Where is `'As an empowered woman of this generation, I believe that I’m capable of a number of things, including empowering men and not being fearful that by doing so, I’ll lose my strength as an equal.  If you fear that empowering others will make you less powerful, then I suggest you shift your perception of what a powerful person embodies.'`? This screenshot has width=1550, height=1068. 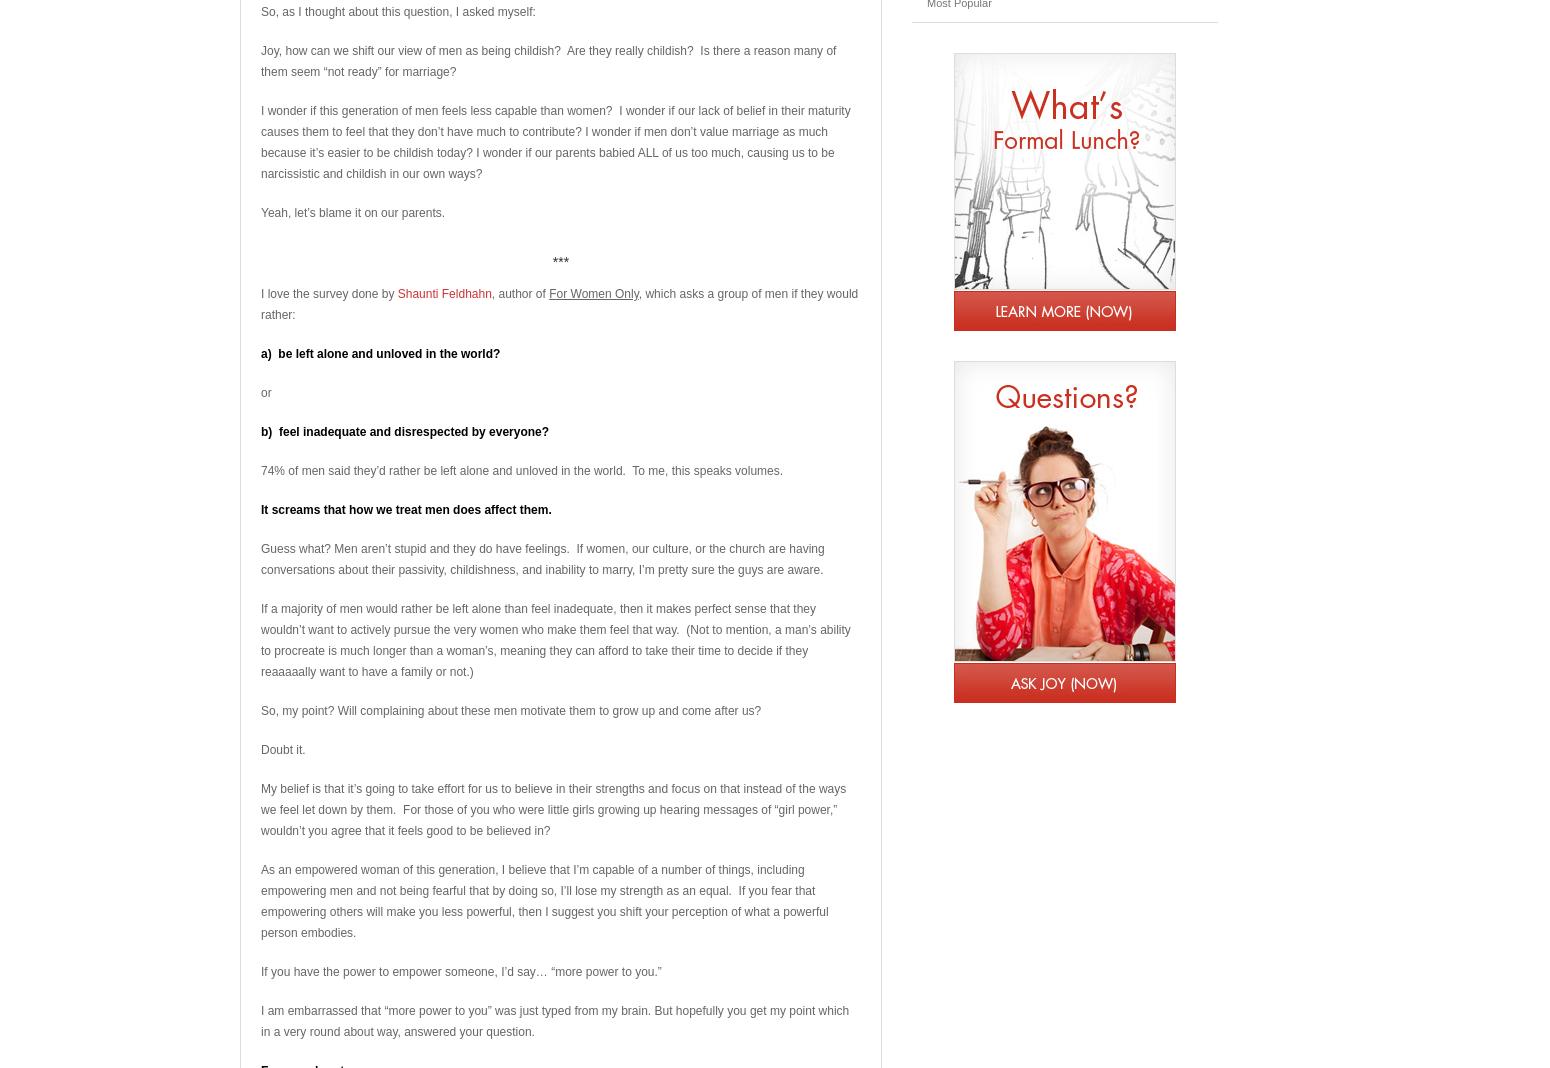
'As an empowered woman of this generation, I believe that I’m capable of a number of things, including empowering men and not being fearful that by doing so, I’ll lose my strength as an equal.  If you fear that empowering others will make you less powerful, then I suggest you shift your perception of what a powerful person embodies.' is located at coordinates (261, 900).